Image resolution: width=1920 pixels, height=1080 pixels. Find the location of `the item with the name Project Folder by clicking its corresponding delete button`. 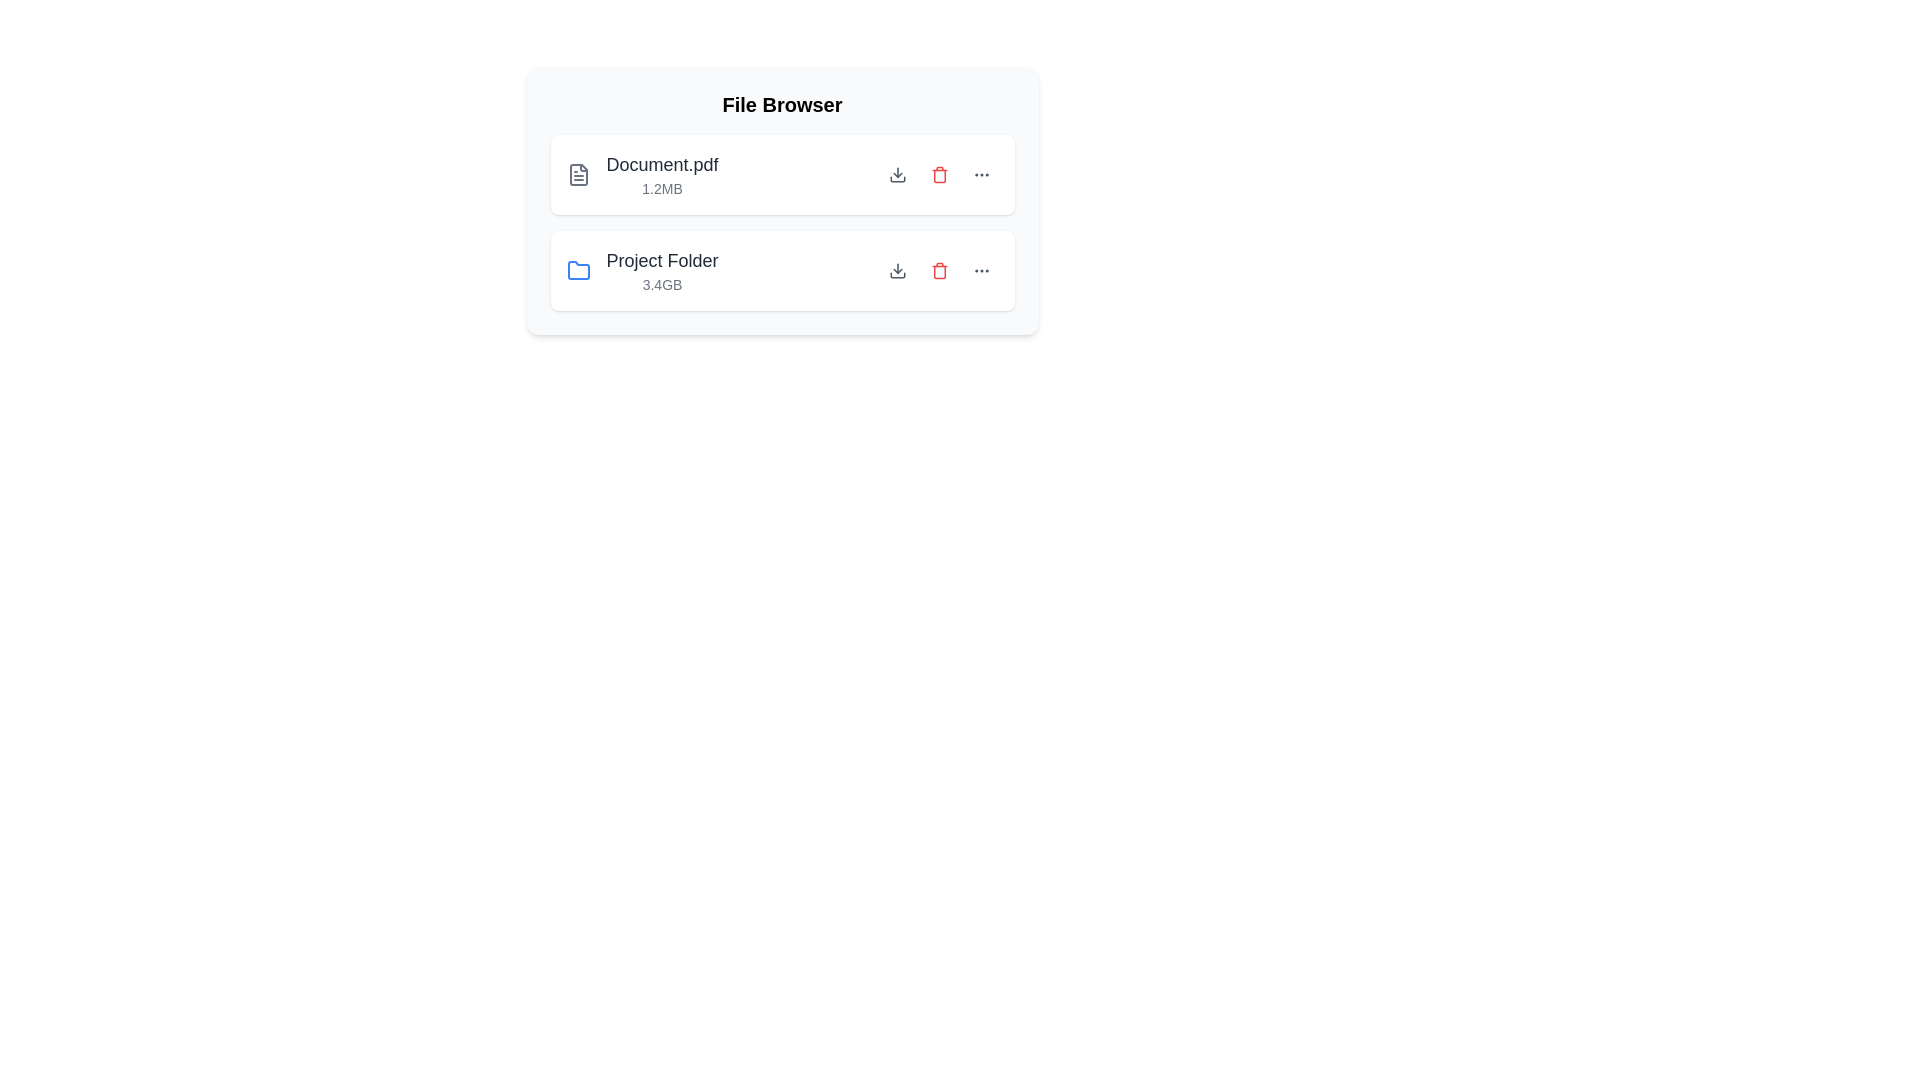

the item with the name Project Folder by clicking its corresponding delete button is located at coordinates (938, 270).